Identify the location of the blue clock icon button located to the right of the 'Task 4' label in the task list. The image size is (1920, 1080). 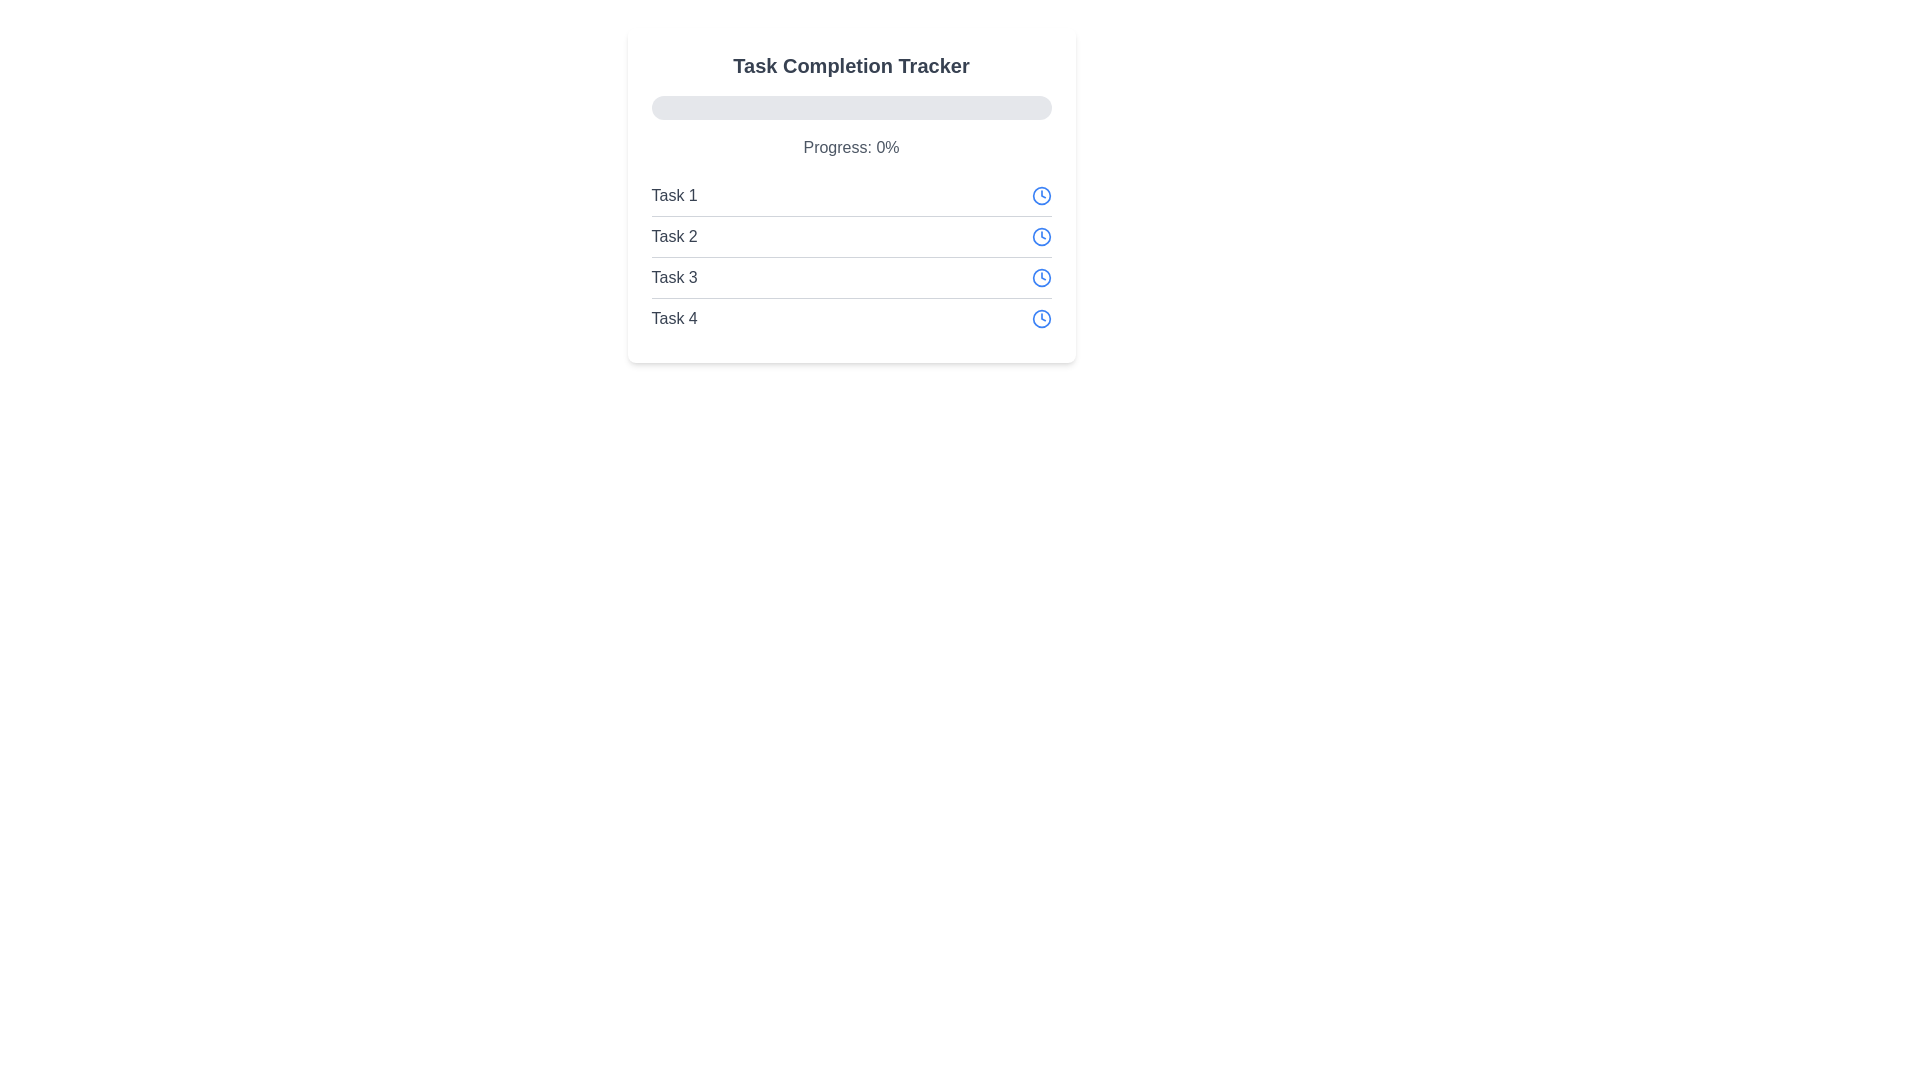
(1040, 318).